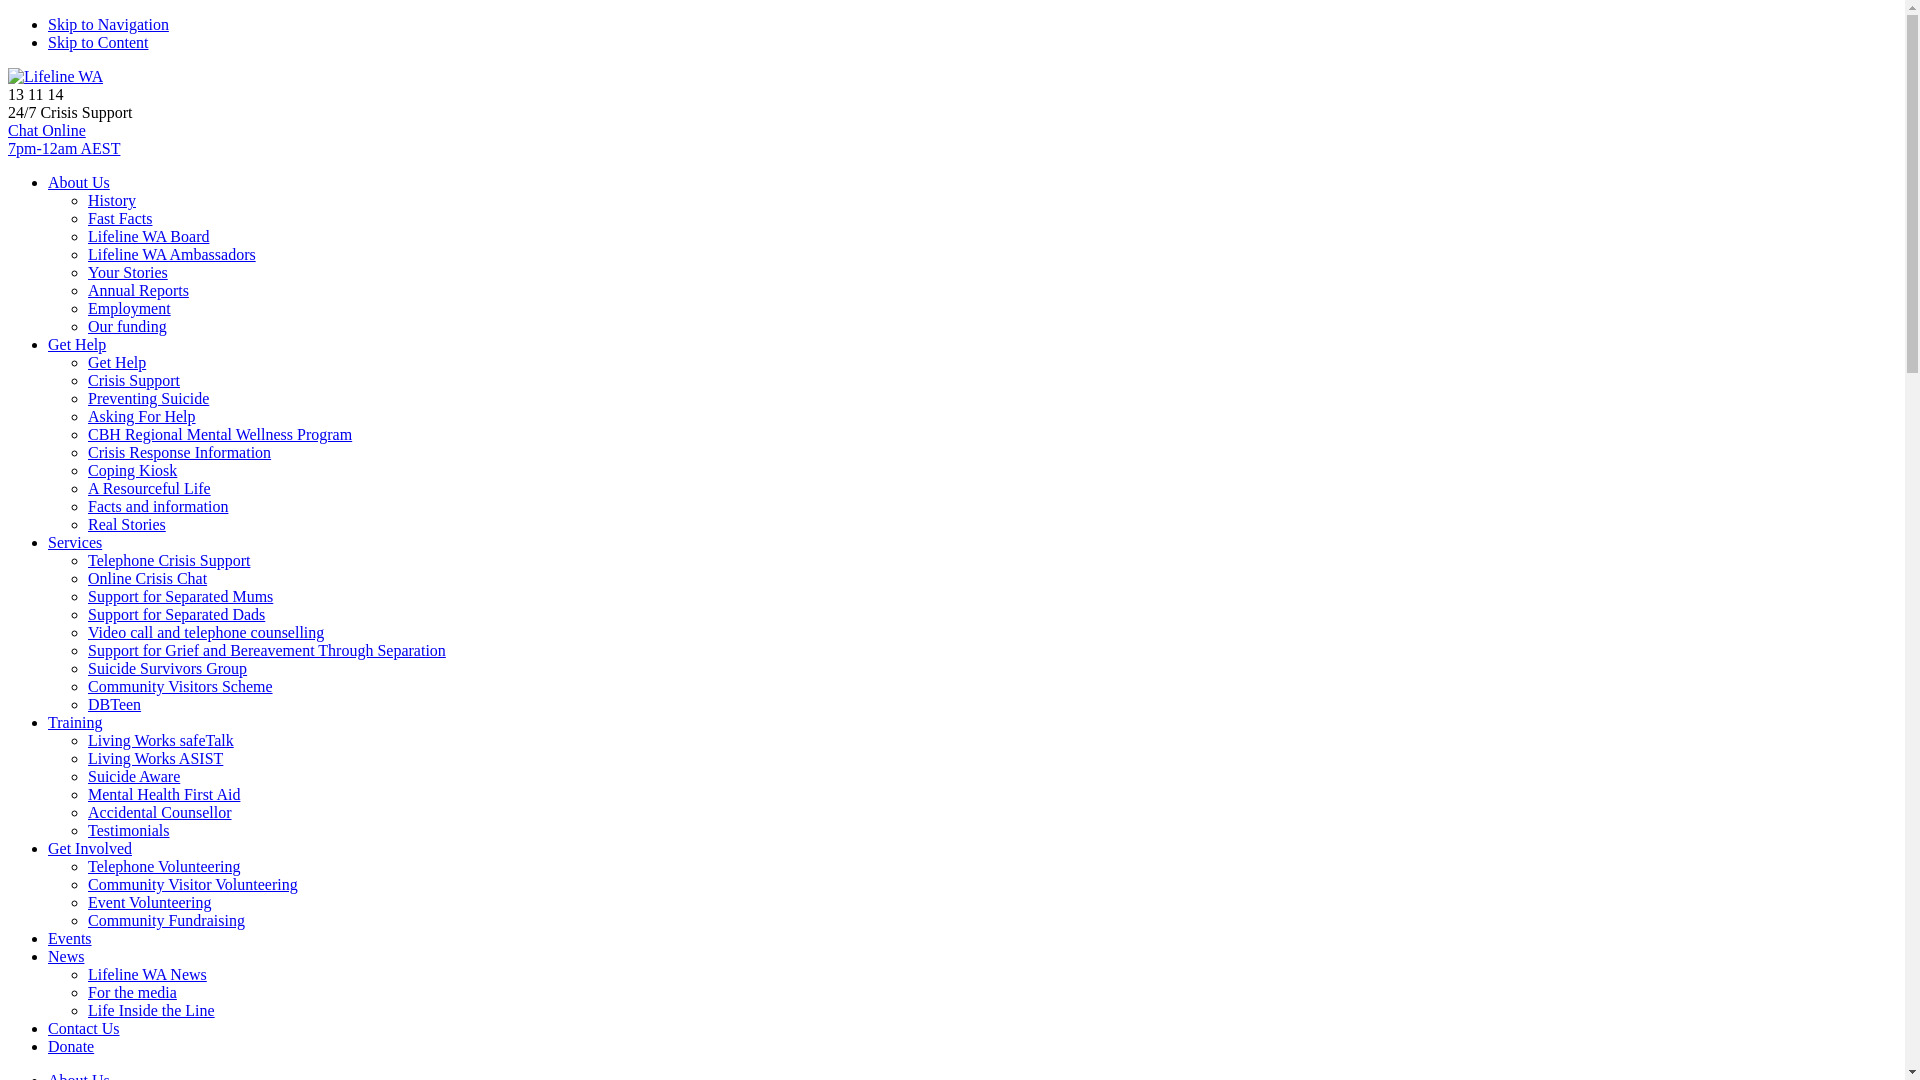  Describe the element at coordinates (133, 380) in the screenshot. I see `'Crisis Support'` at that location.